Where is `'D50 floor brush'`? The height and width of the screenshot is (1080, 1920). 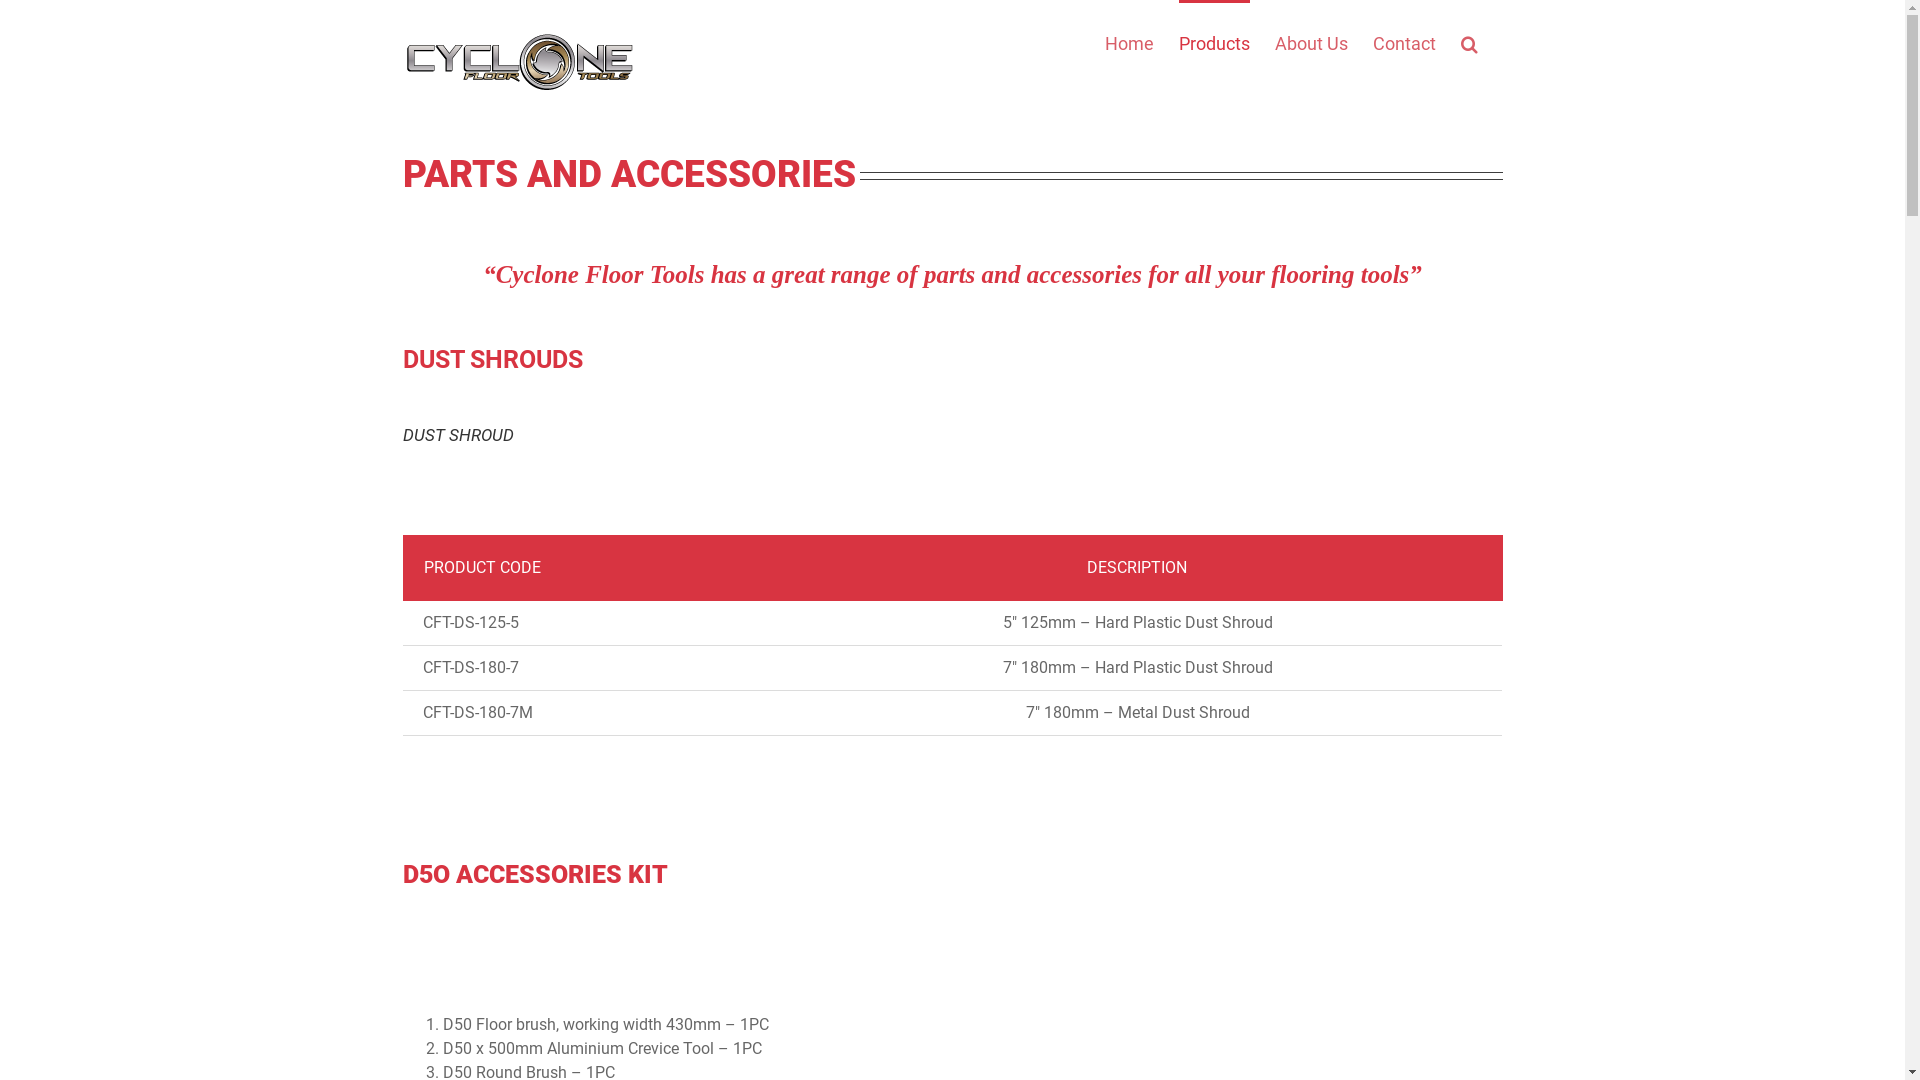
'D50 floor brush' is located at coordinates (457, 937).